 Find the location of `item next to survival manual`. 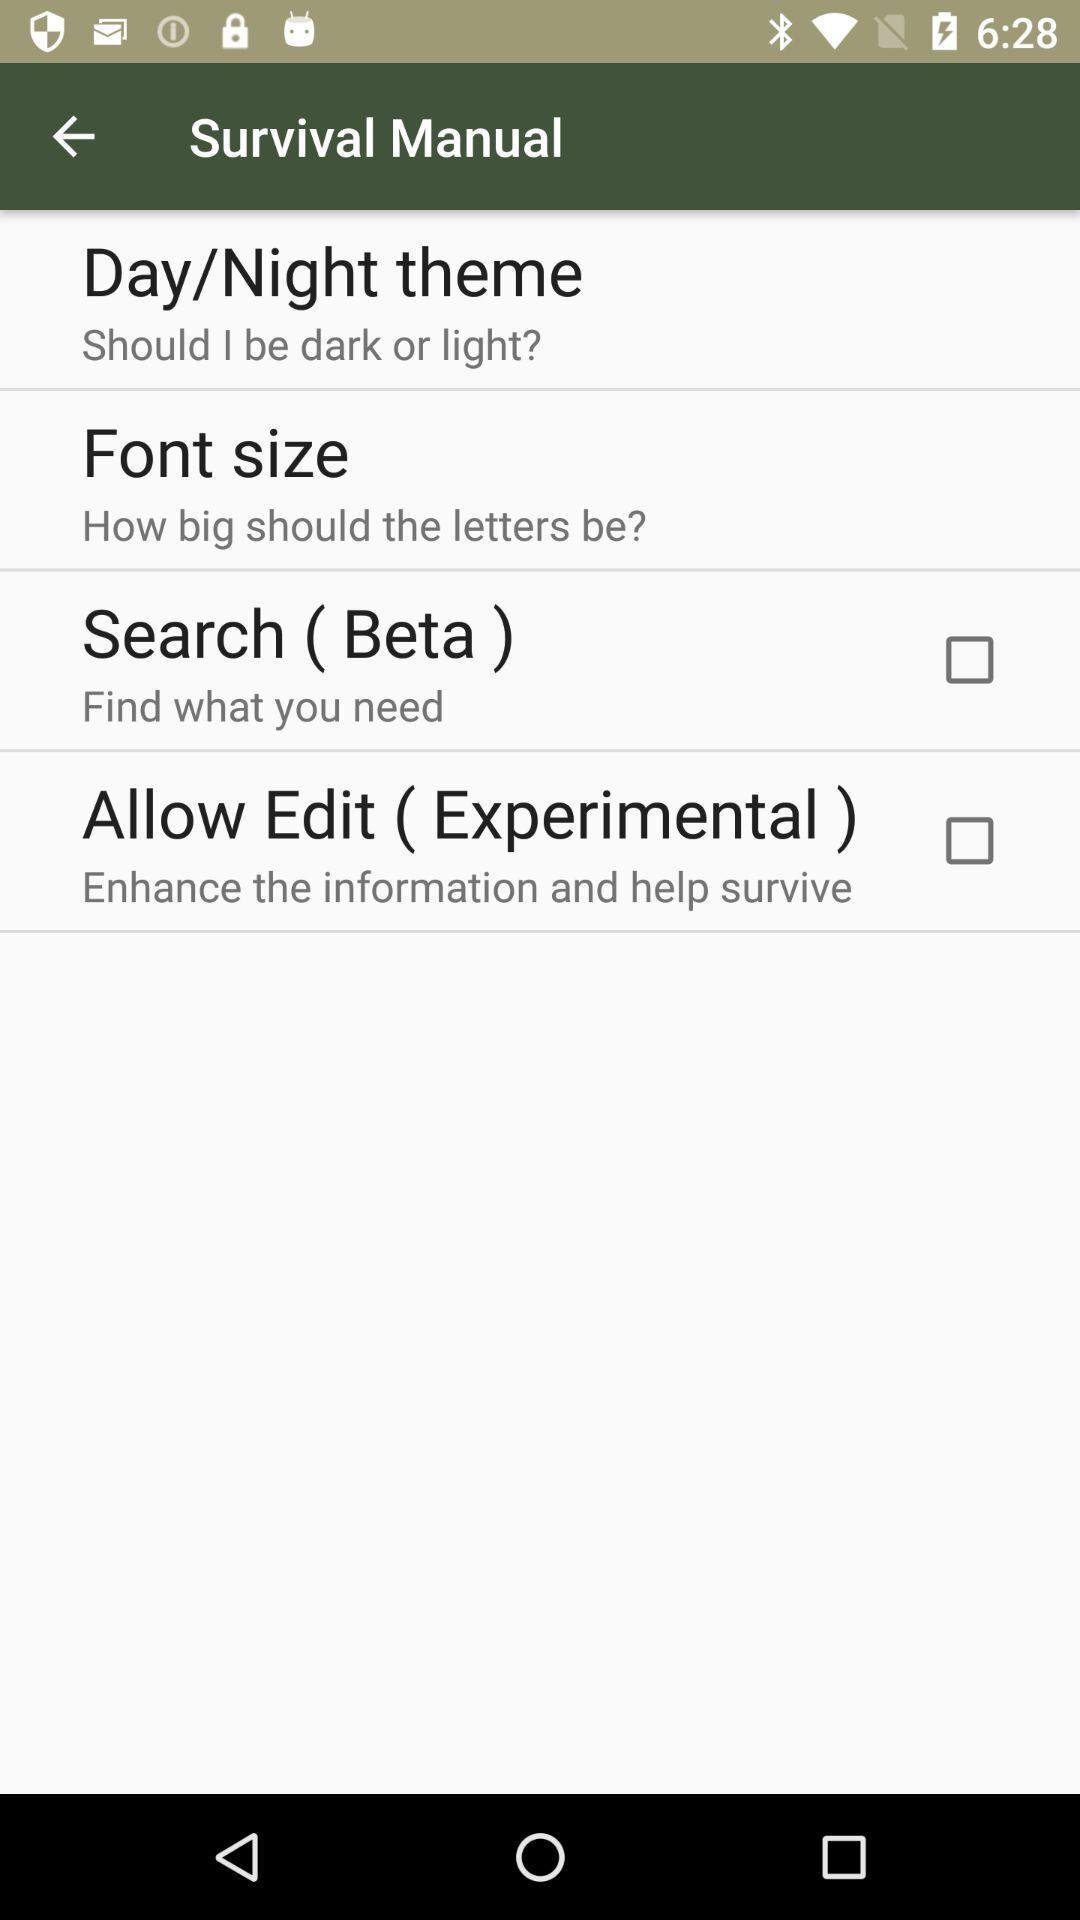

item next to survival manual is located at coordinates (72, 135).